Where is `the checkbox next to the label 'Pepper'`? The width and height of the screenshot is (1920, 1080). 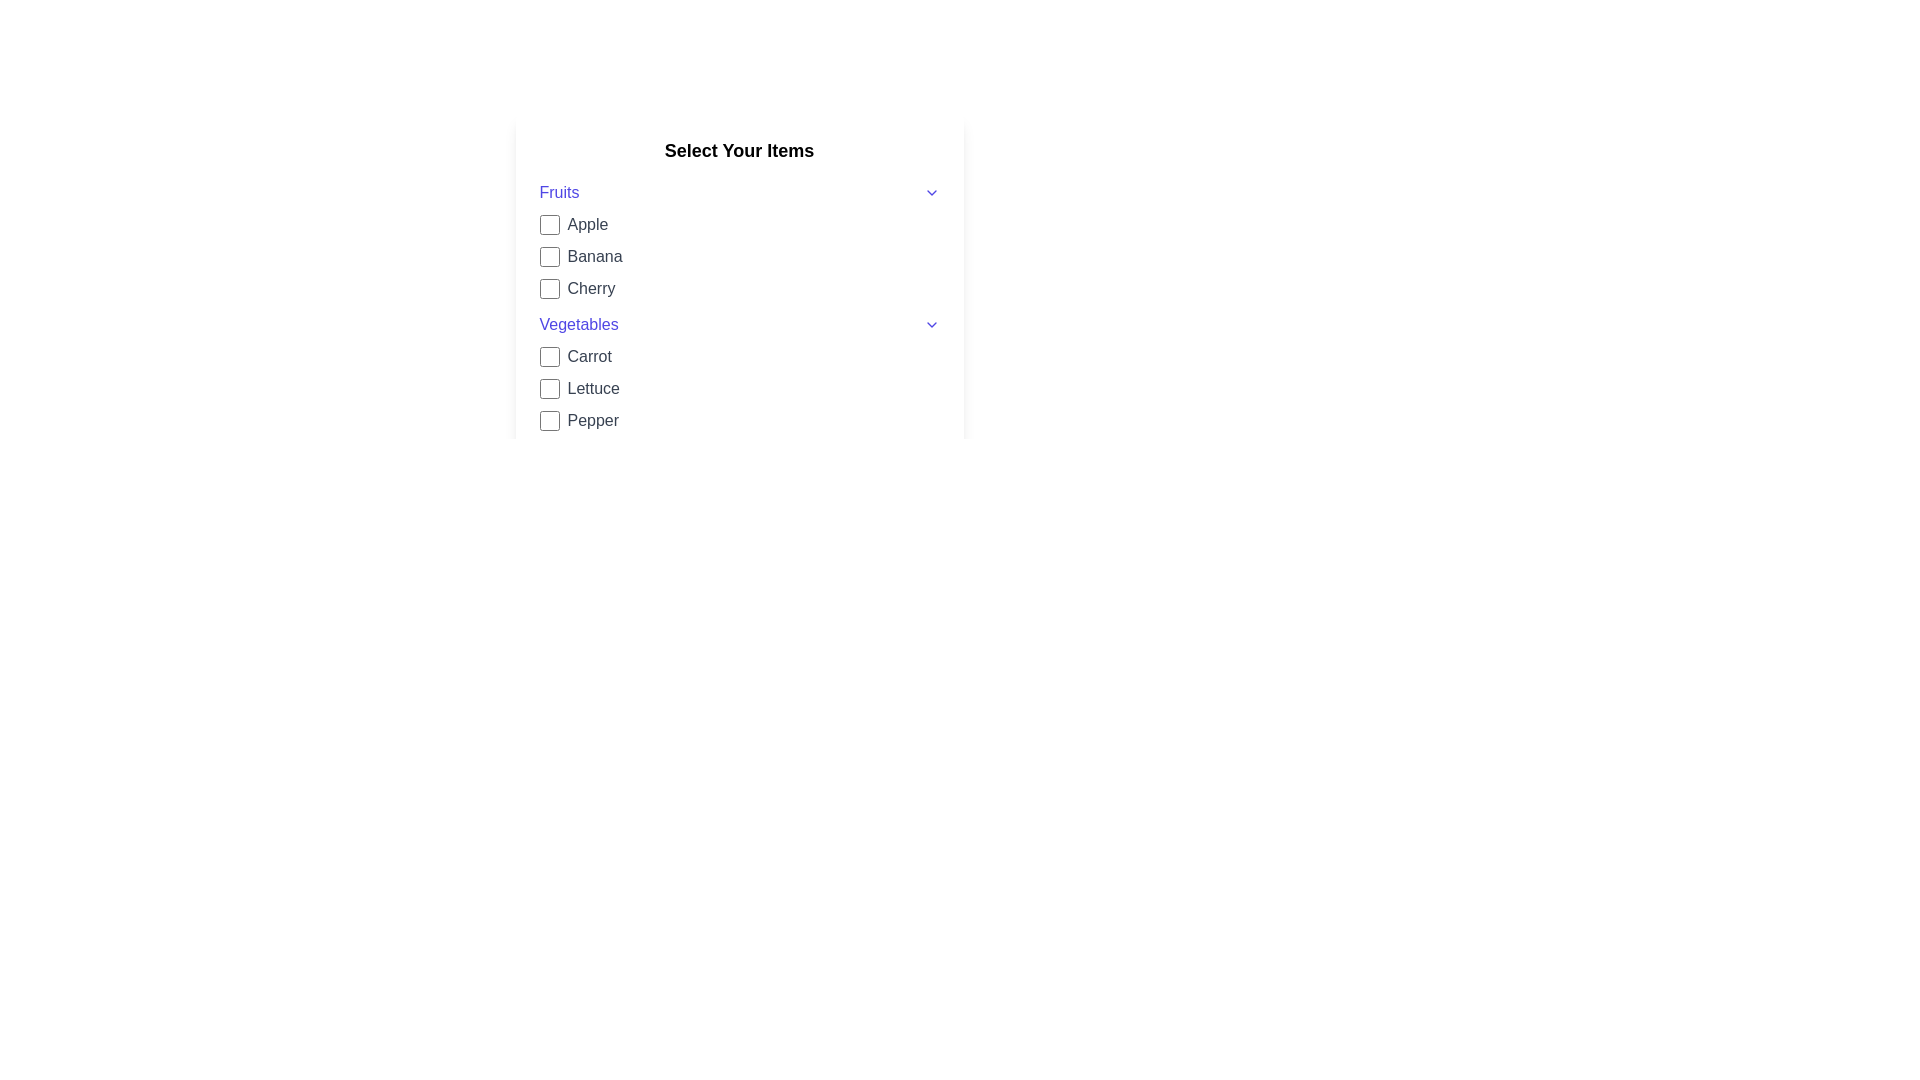 the checkbox next to the label 'Pepper' is located at coordinates (549, 419).